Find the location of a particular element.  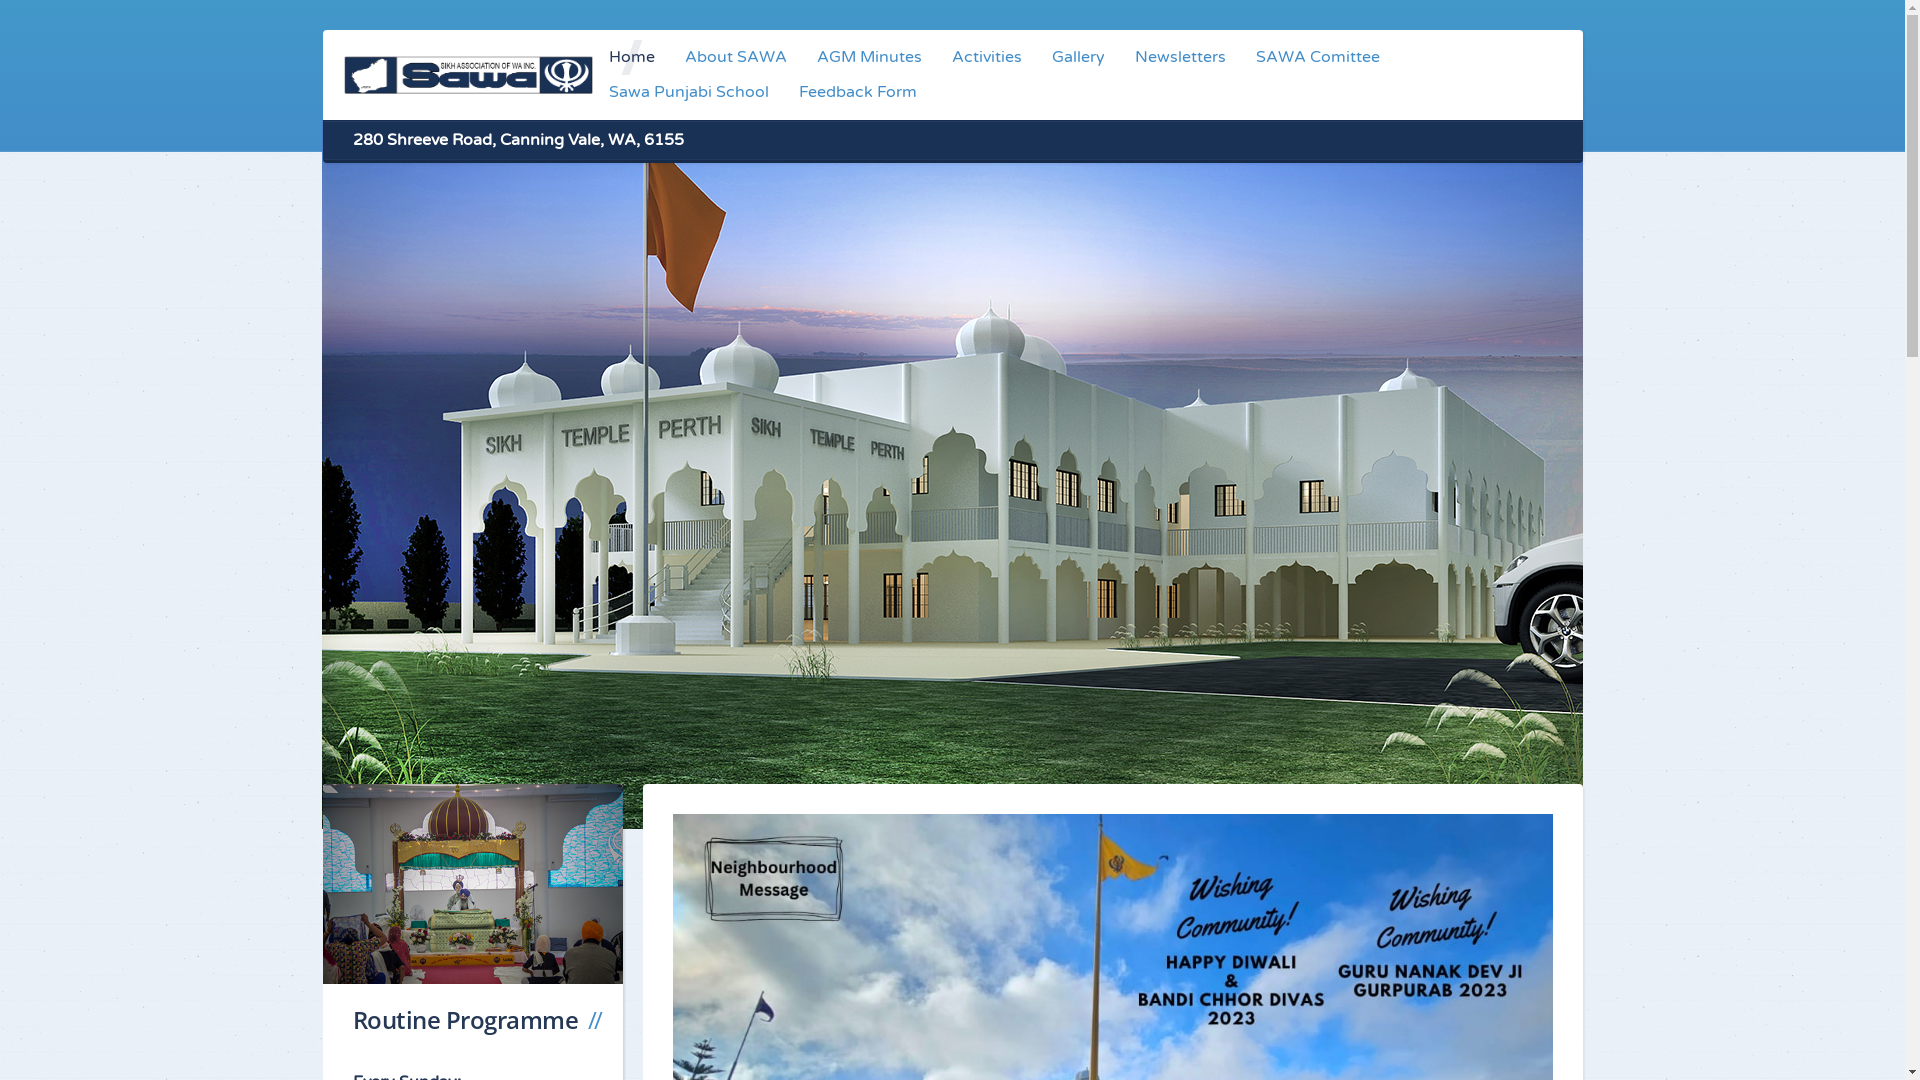

'Home' is located at coordinates (631, 56).